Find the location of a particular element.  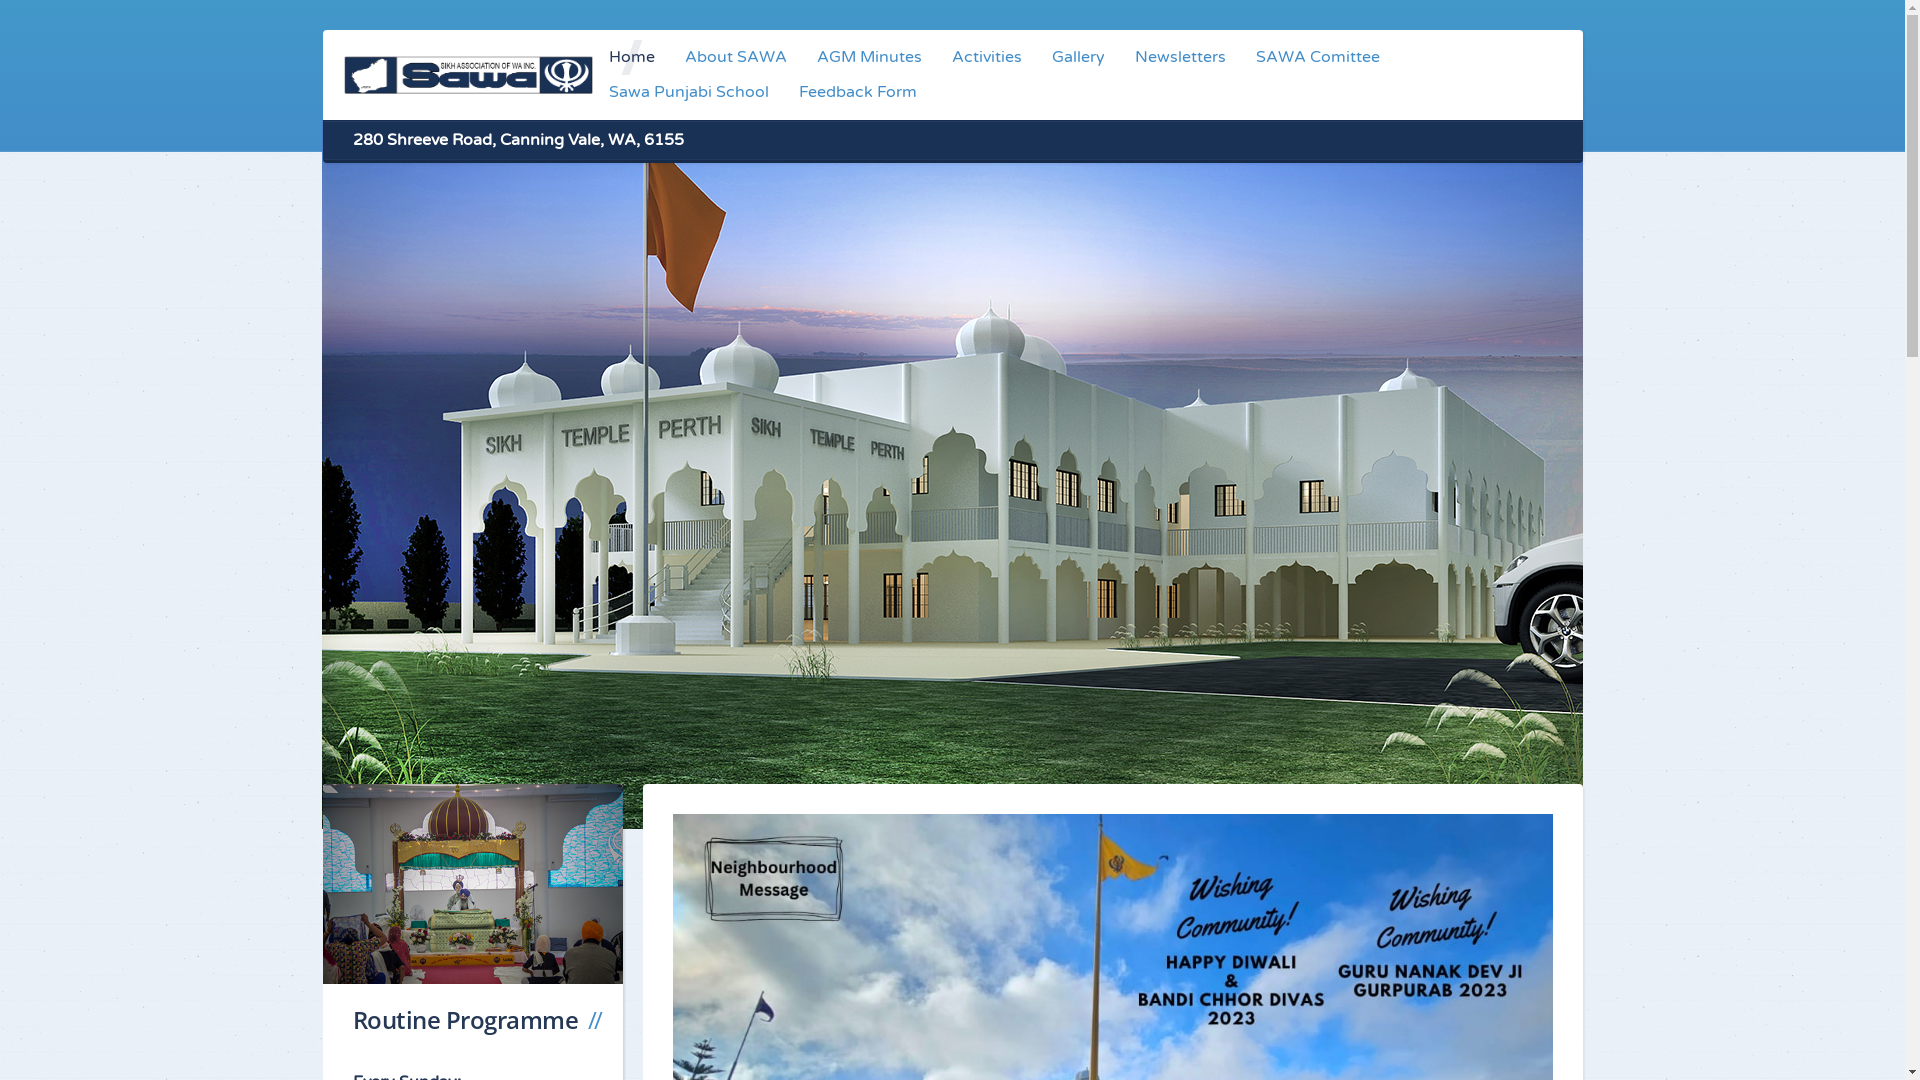

'Home' is located at coordinates (631, 56).